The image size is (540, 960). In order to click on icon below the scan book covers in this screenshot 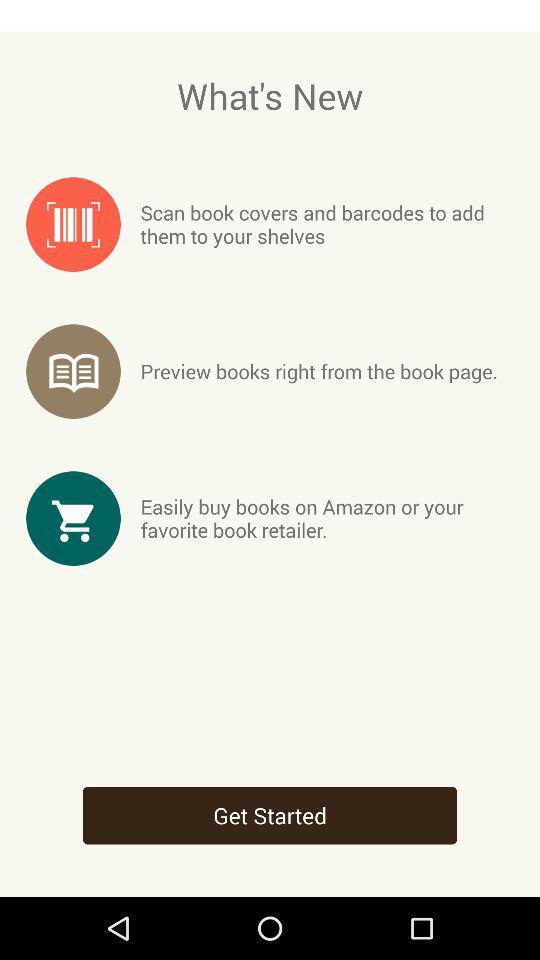, I will do `click(319, 370)`.